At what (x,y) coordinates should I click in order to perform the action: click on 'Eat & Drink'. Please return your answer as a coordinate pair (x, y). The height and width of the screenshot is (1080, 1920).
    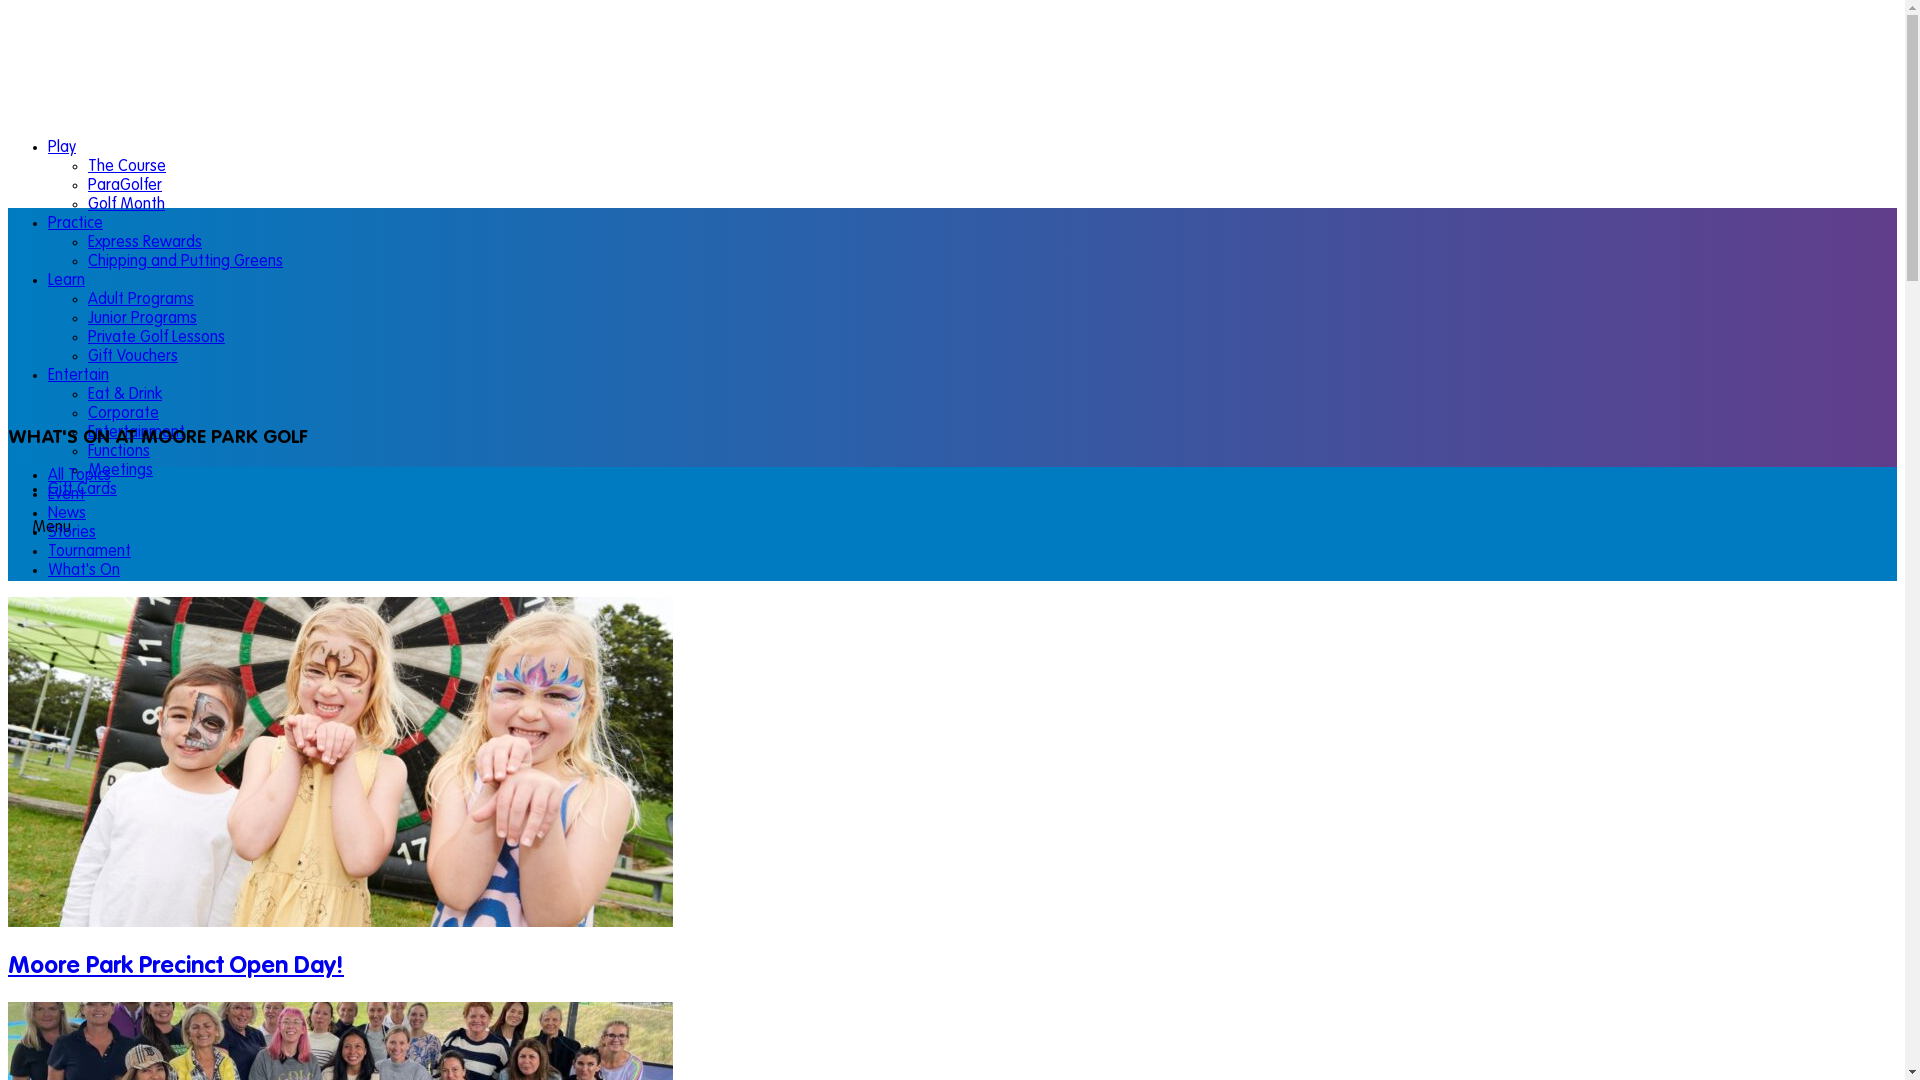
    Looking at the image, I should click on (123, 394).